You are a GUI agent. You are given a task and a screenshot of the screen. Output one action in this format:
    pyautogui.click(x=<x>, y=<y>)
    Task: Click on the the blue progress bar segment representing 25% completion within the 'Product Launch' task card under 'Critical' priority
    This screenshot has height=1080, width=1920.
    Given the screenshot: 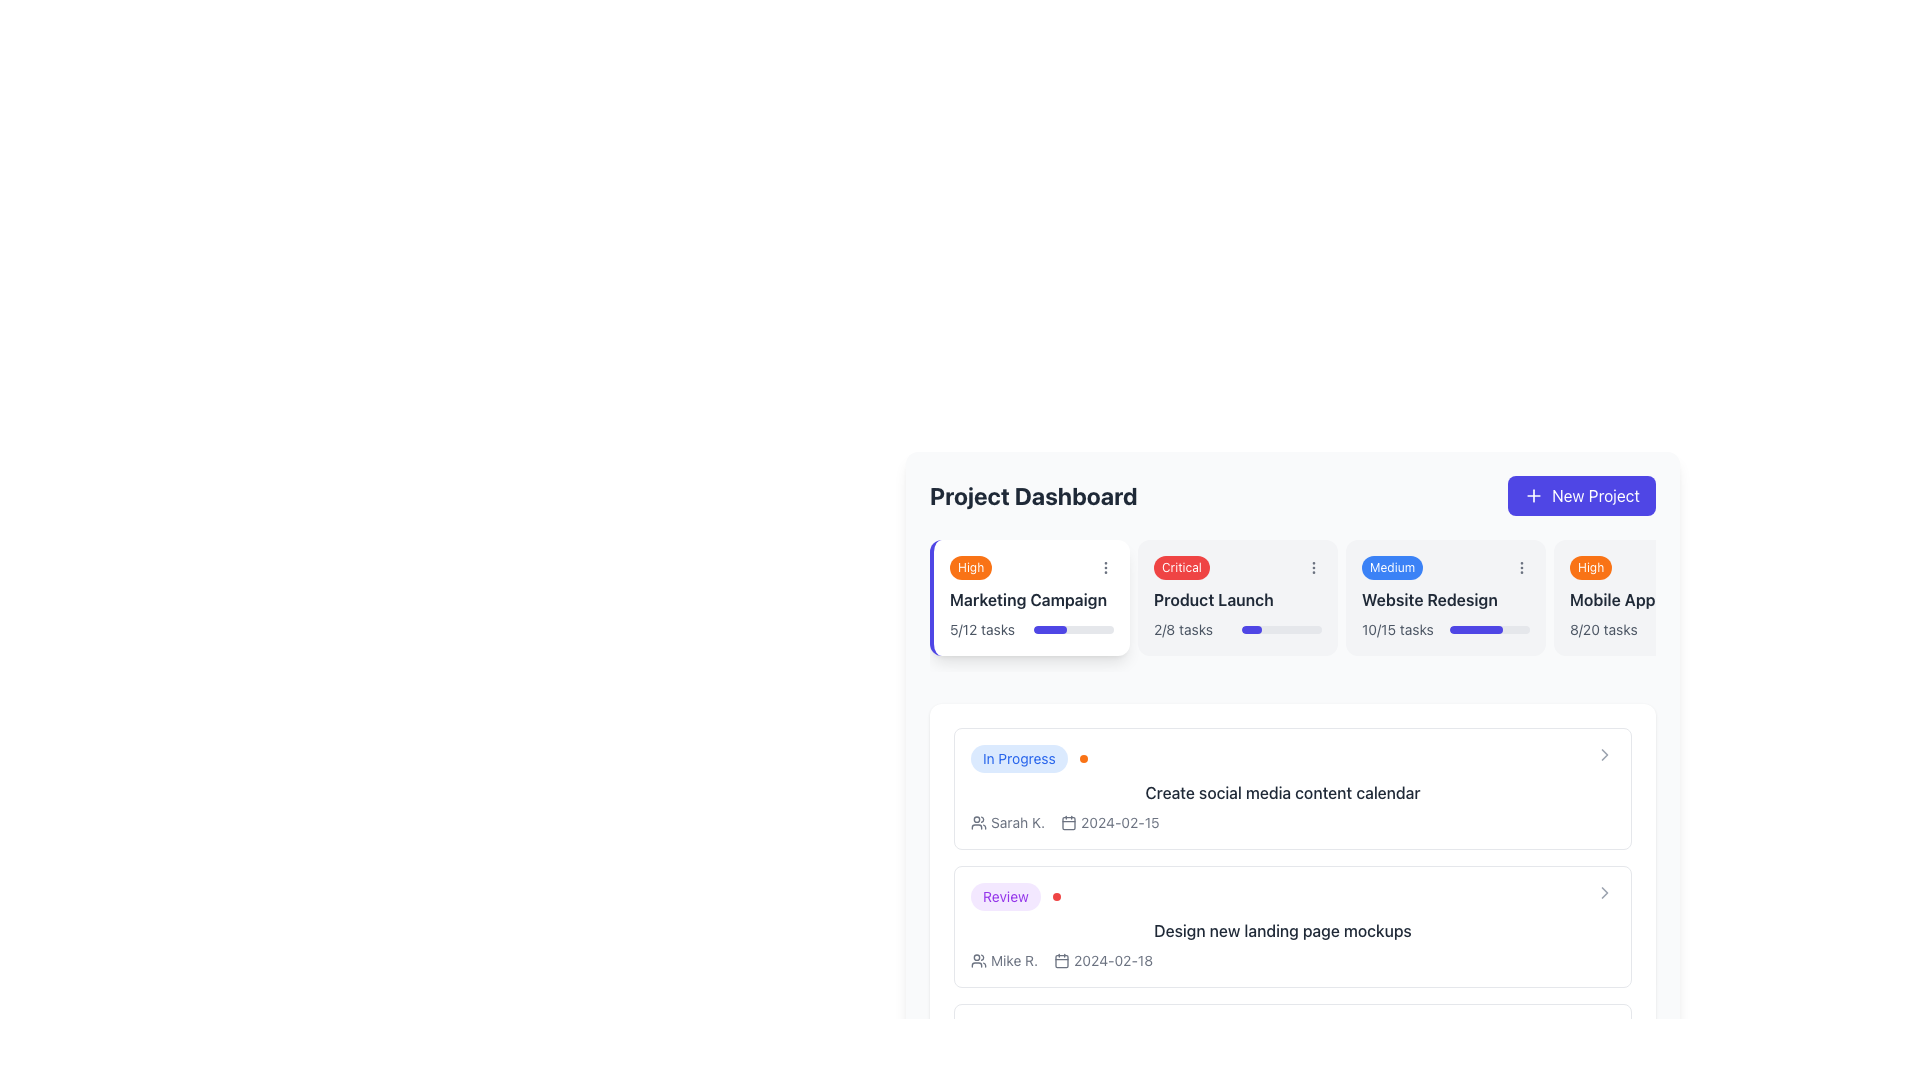 What is the action you would take?
    pyautogui.click(x=1251, y=628)
    